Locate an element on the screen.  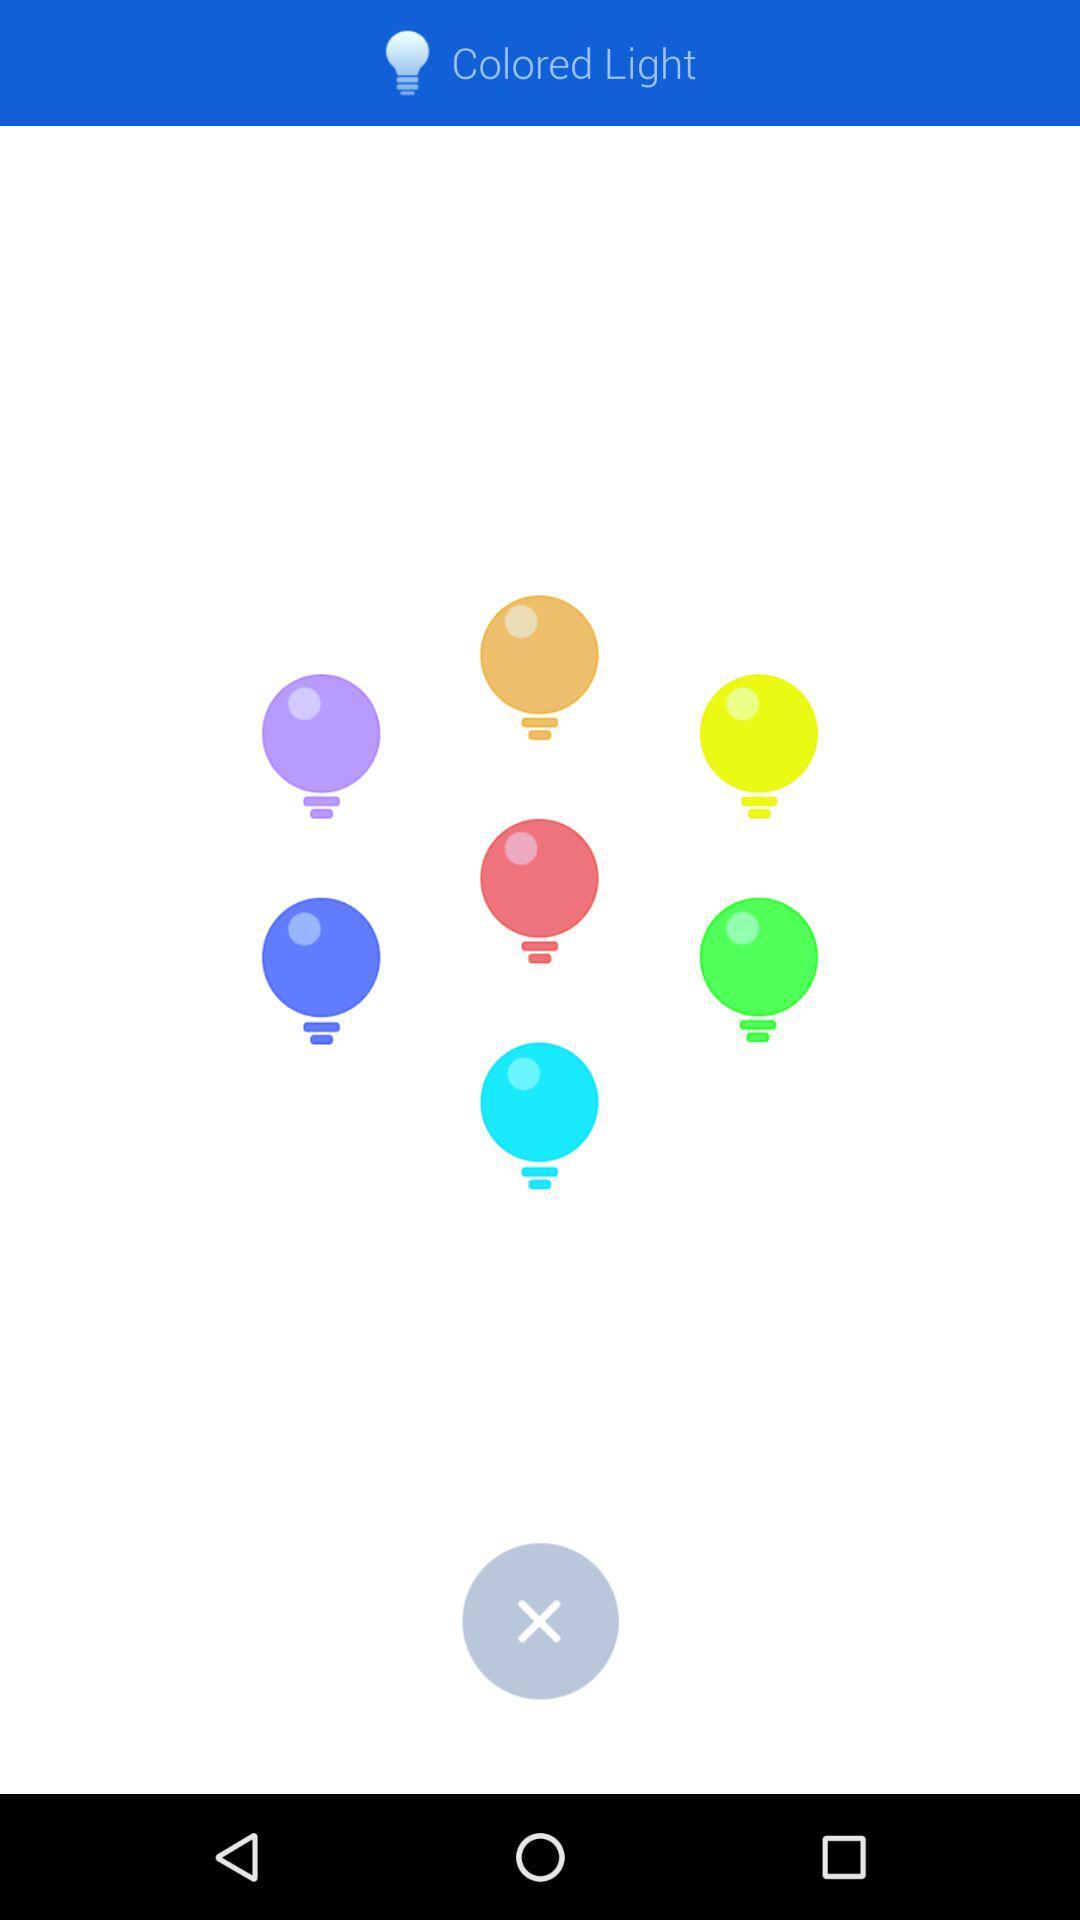
closes the application page is located at coordinates (540, 1620).